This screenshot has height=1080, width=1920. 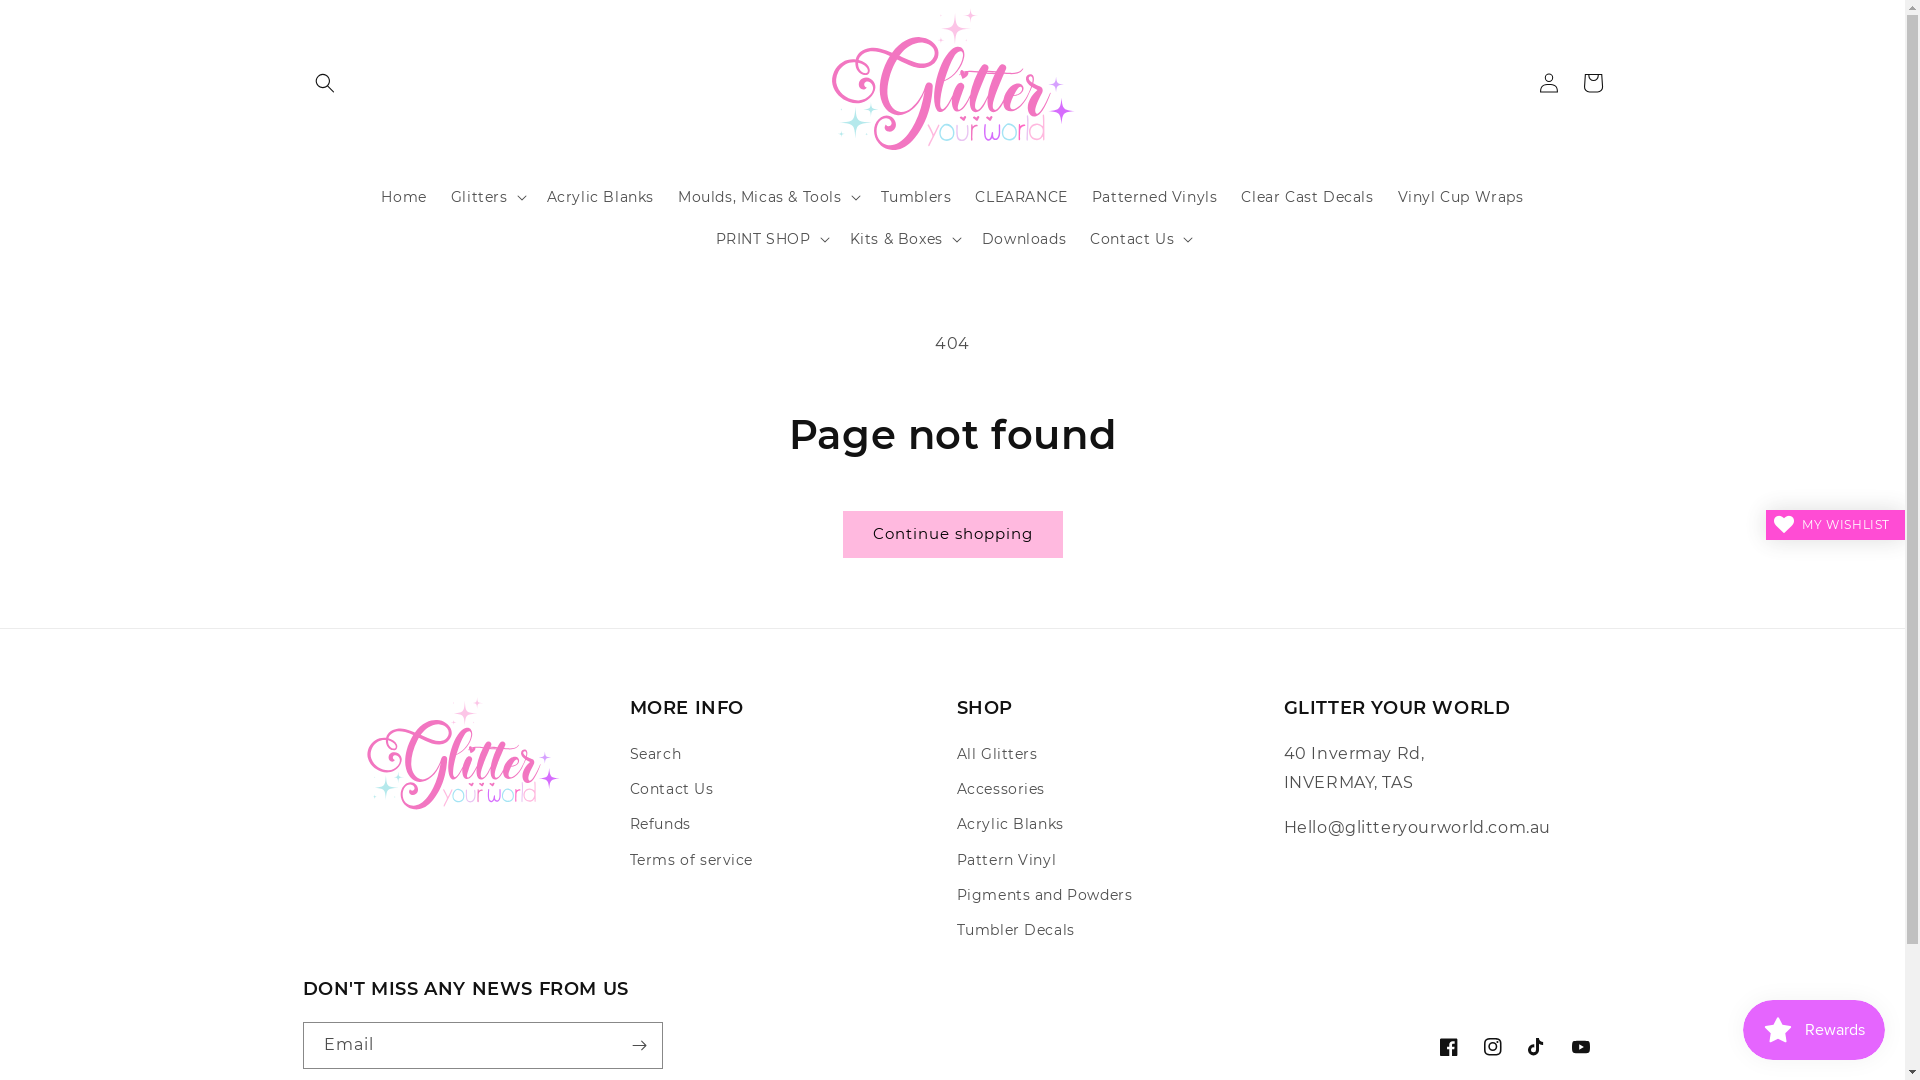 I want to click on 'YouTube', so click(x=1578, y=1045).